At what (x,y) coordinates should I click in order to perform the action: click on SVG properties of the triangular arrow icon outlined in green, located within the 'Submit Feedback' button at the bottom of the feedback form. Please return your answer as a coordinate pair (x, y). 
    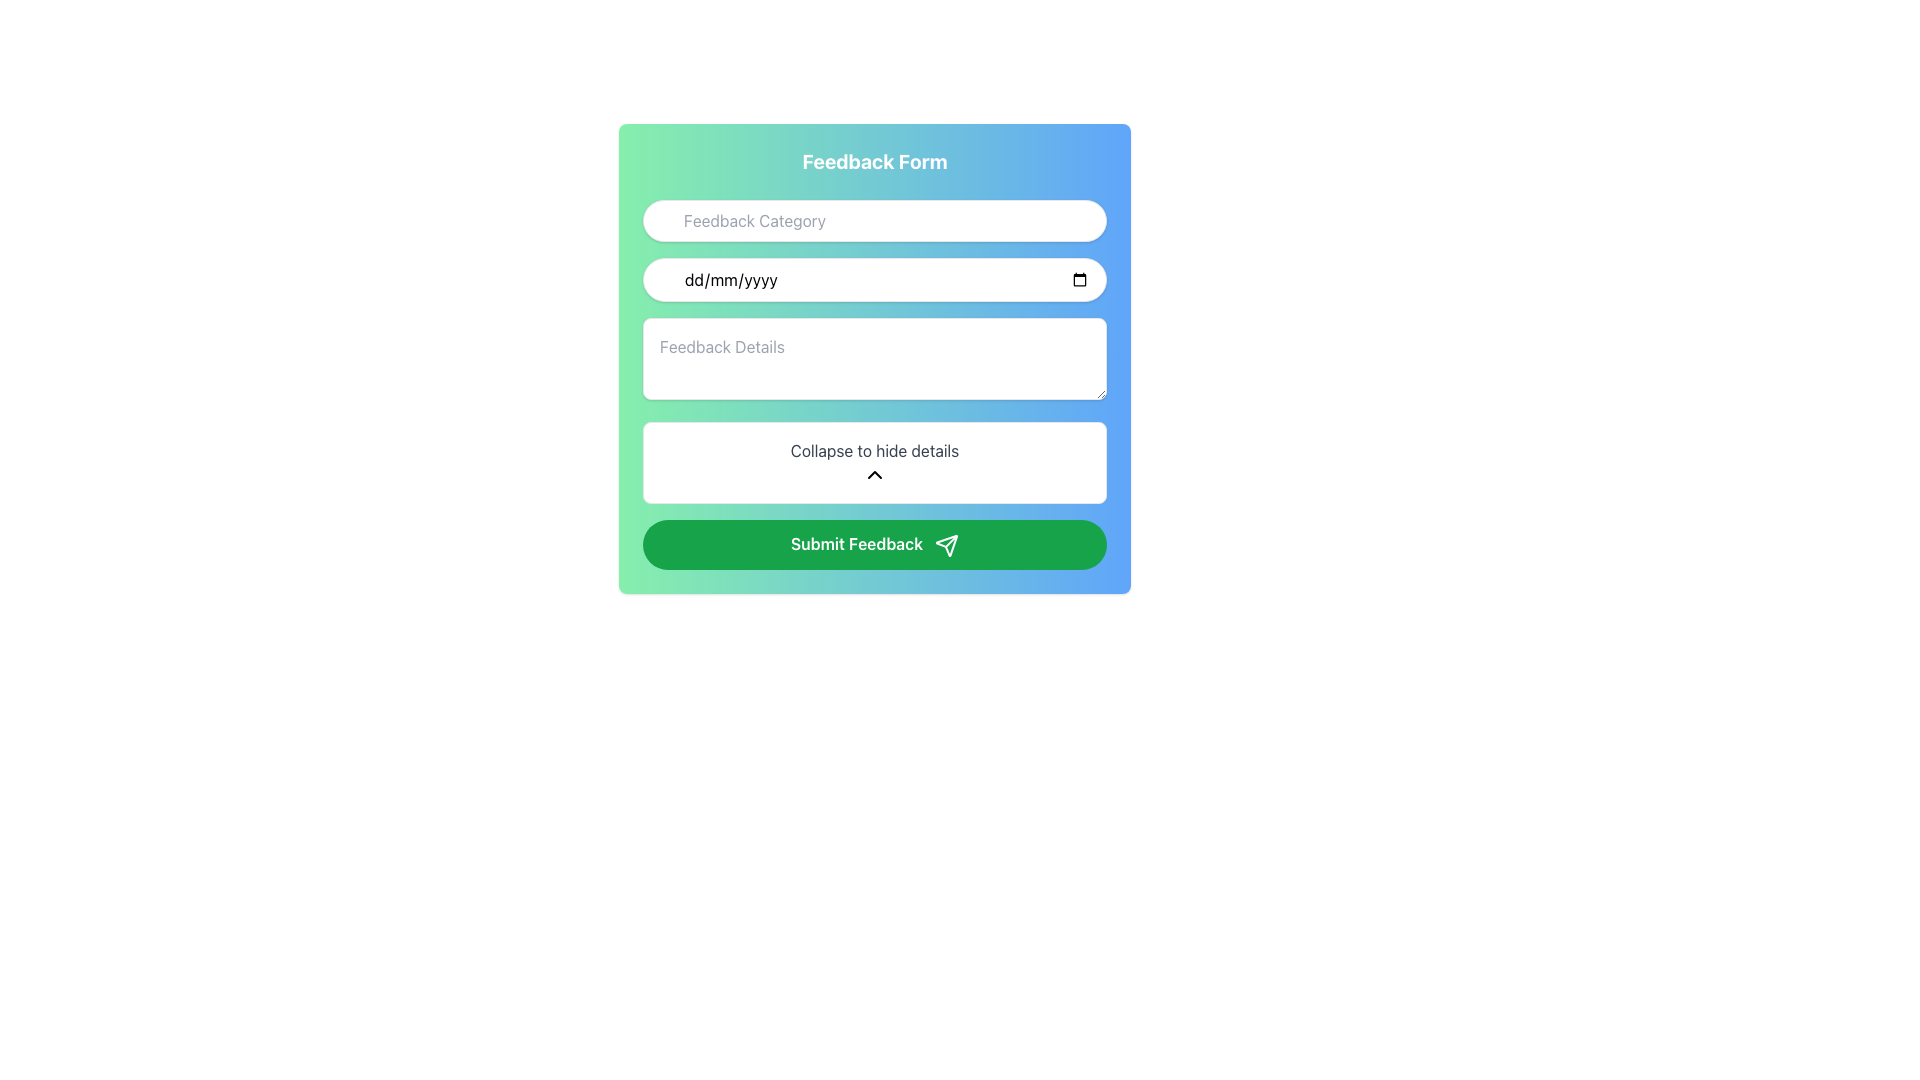
    Looking at the image, I should click on (945, 545).